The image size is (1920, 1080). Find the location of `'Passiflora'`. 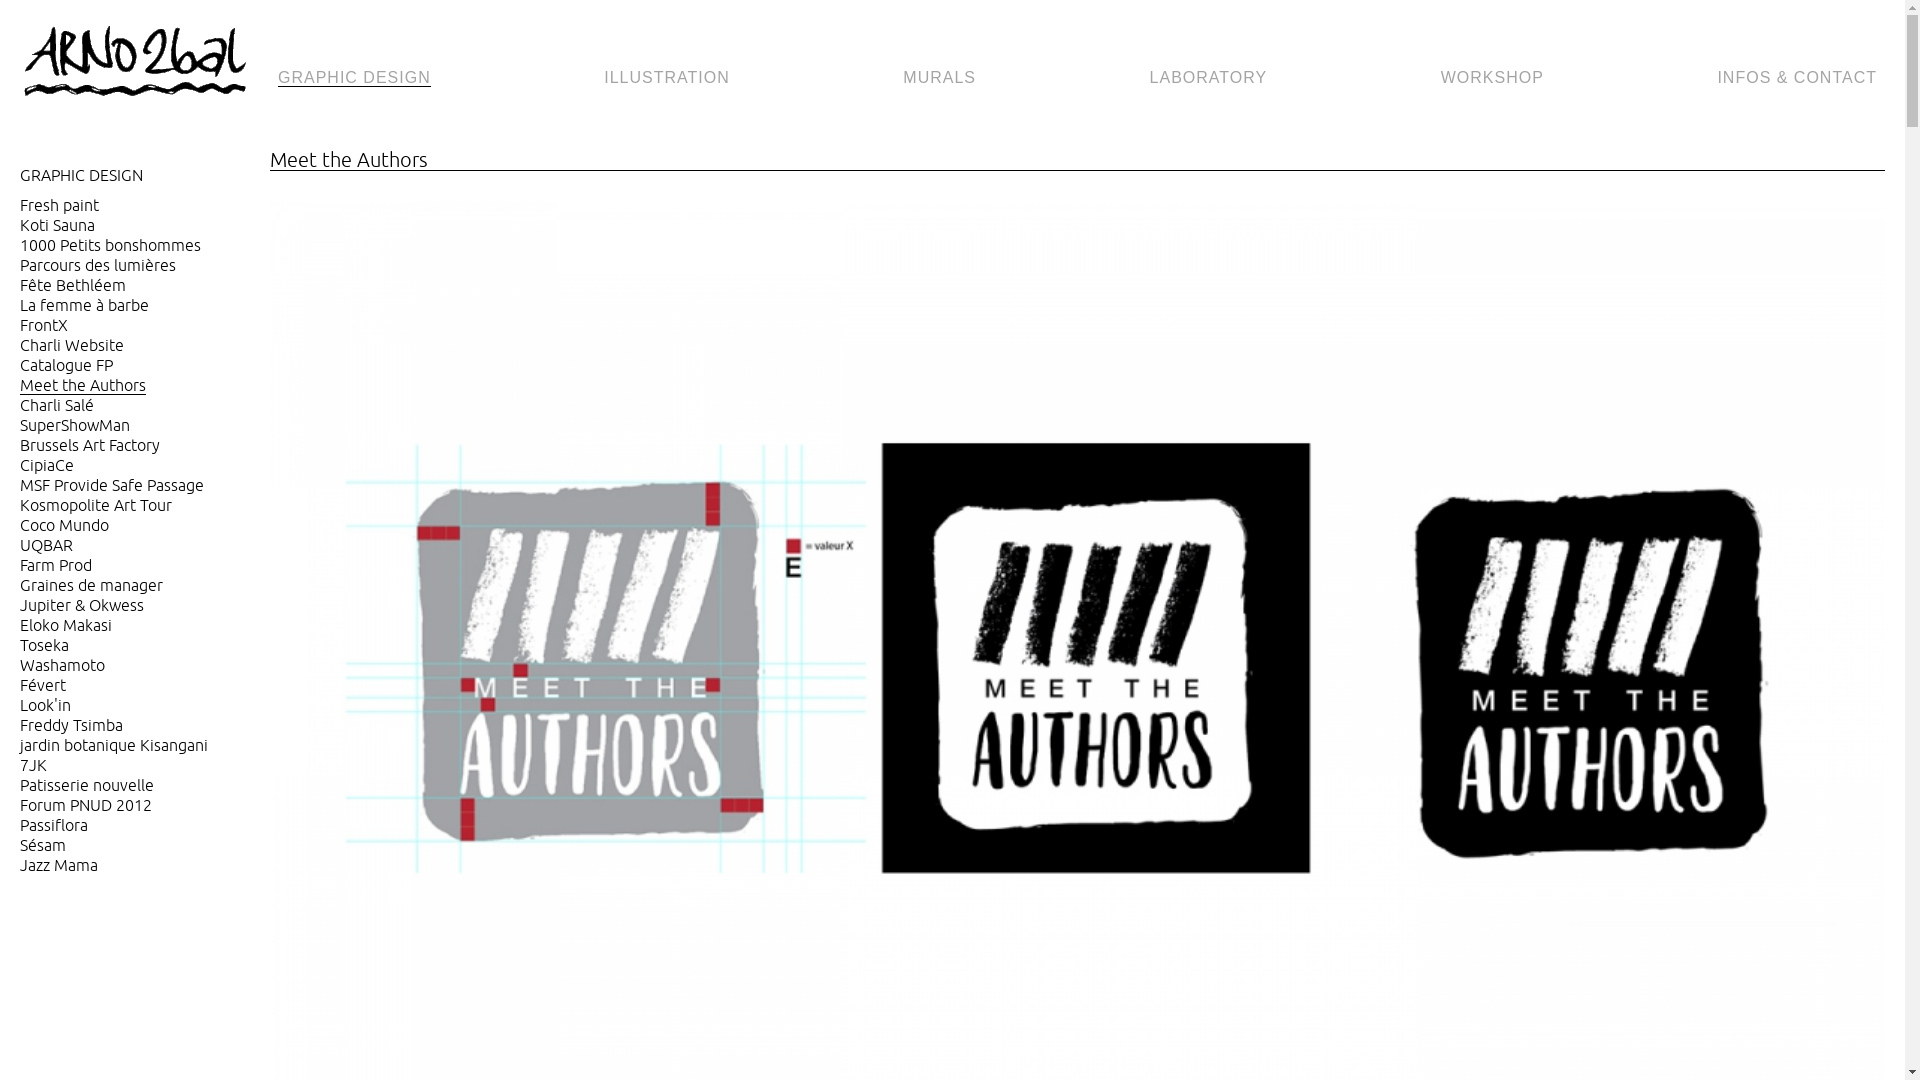

'Passiflora' is located at coordinates (53, 825).